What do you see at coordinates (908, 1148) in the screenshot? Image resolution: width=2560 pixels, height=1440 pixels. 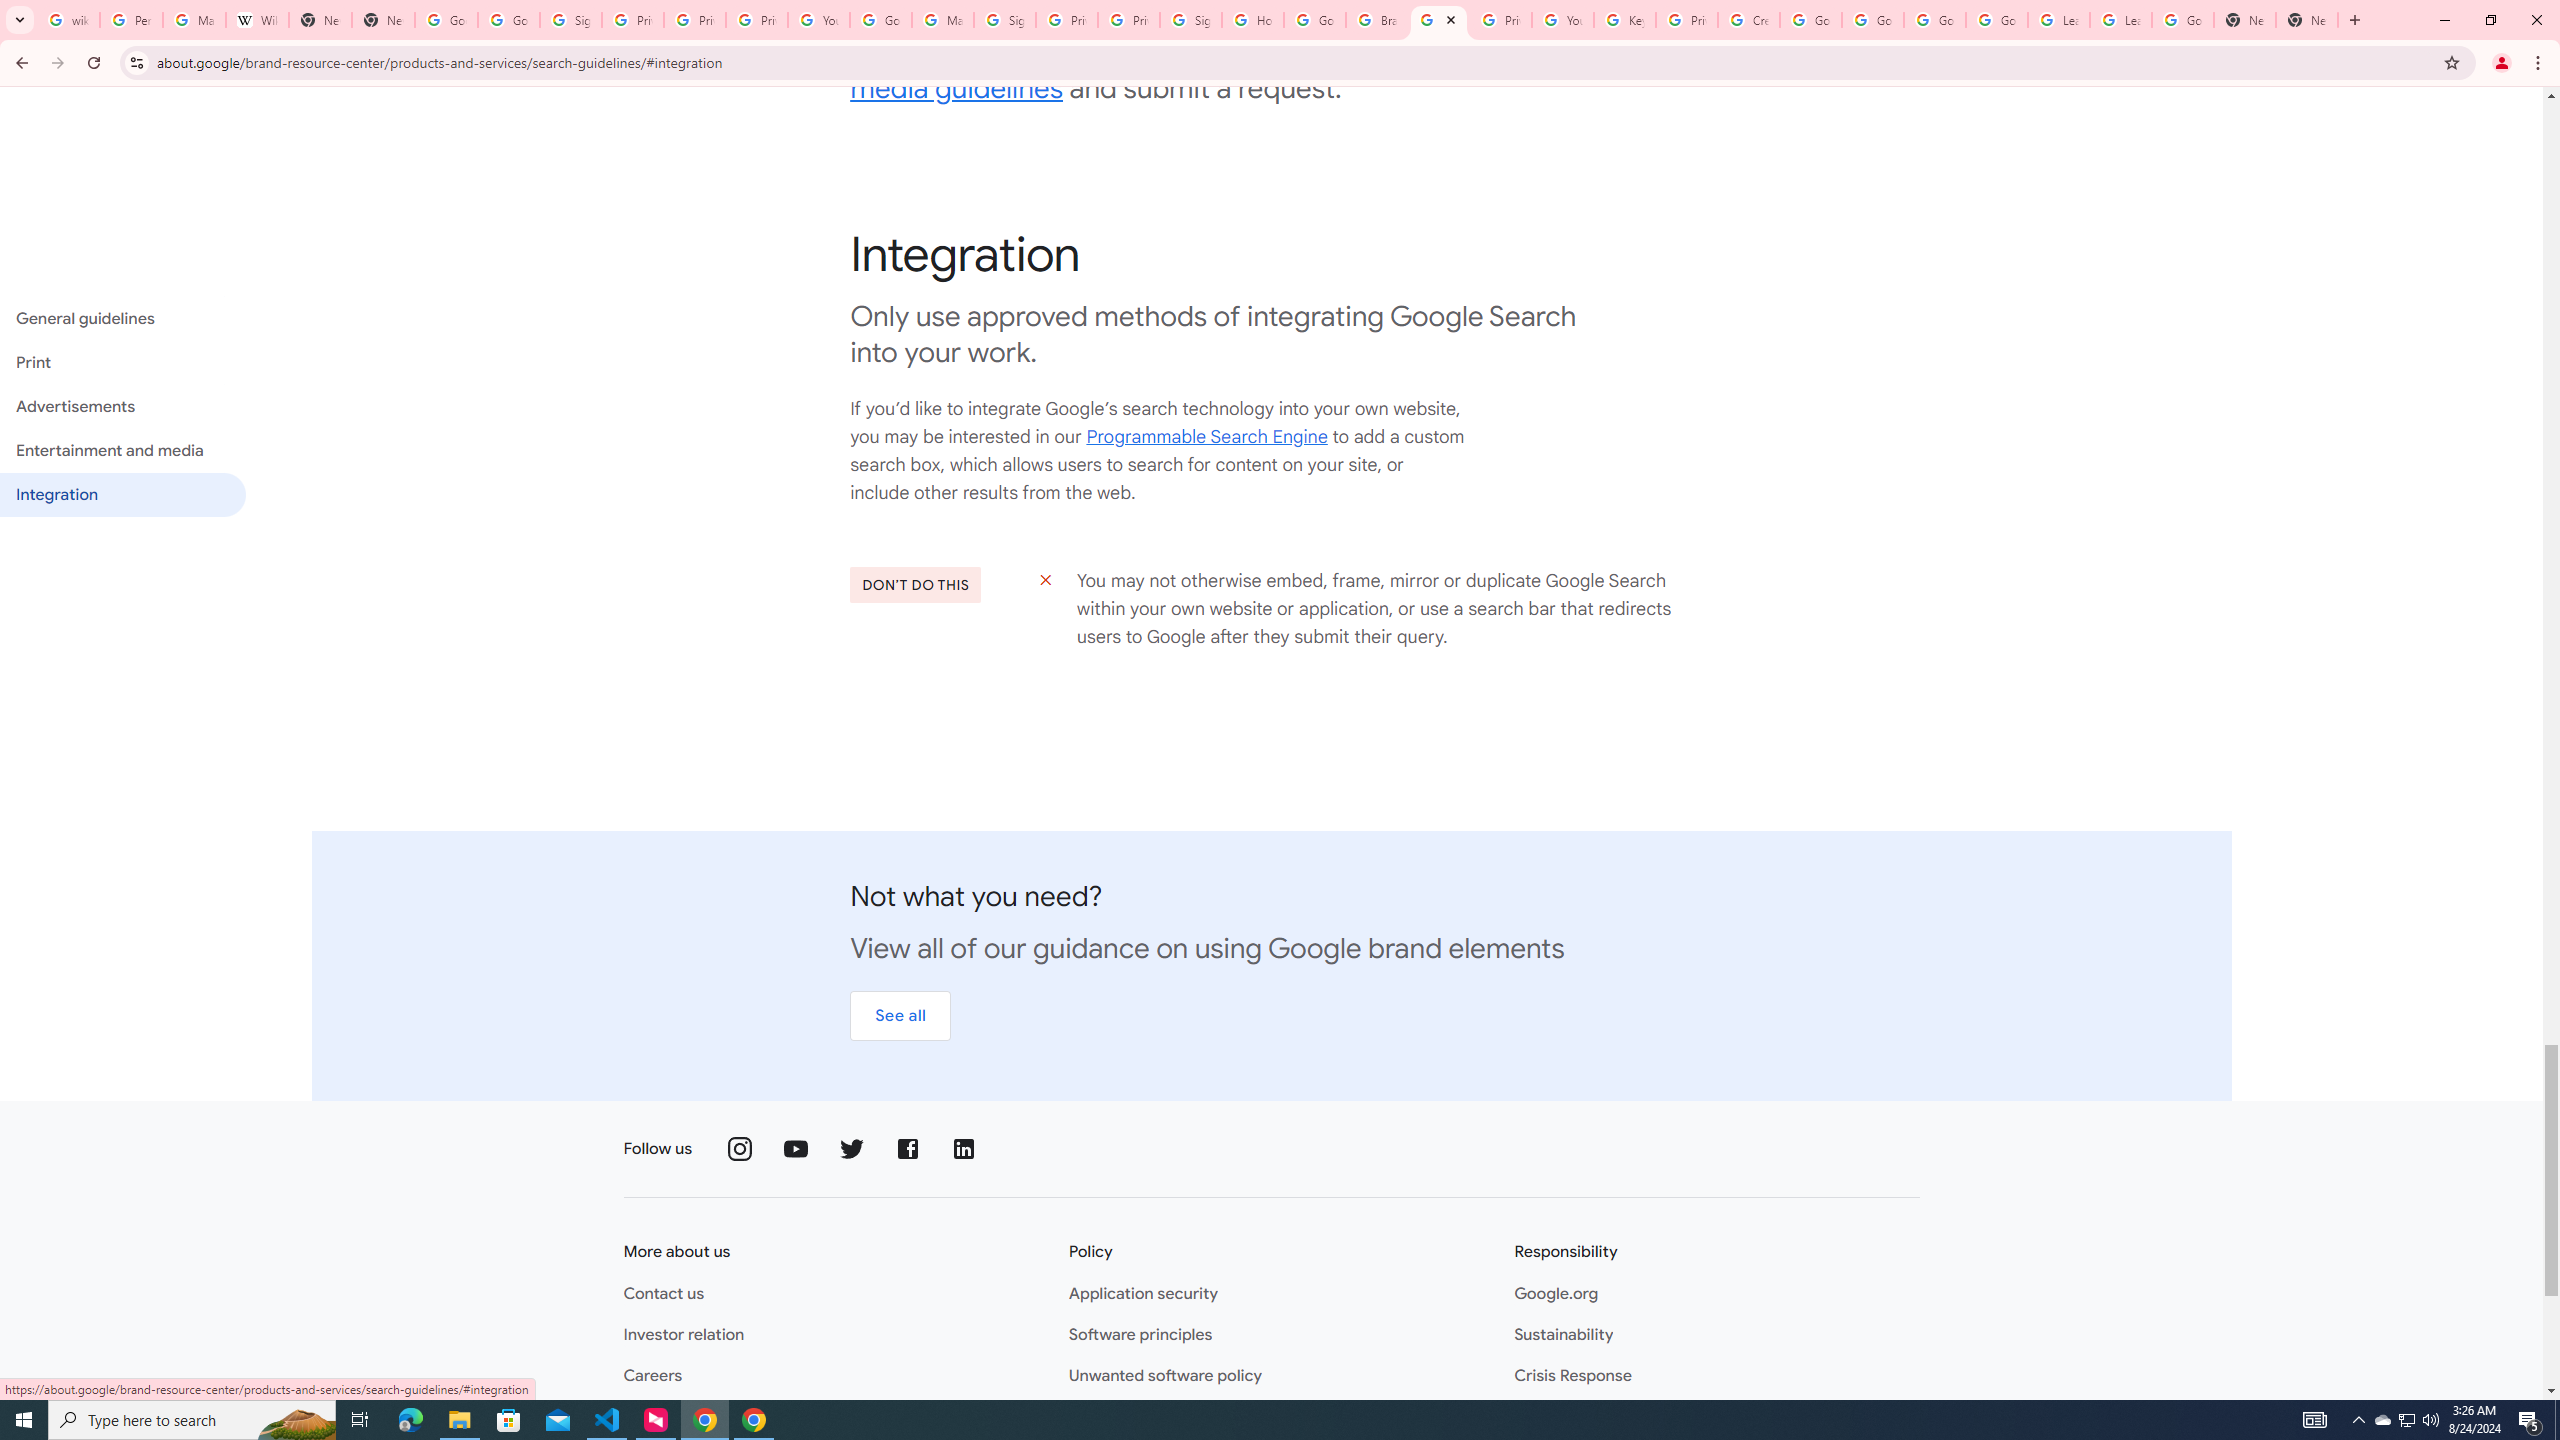 I see `'Follow us on Facebook'` at bounding box center [908, 1148].